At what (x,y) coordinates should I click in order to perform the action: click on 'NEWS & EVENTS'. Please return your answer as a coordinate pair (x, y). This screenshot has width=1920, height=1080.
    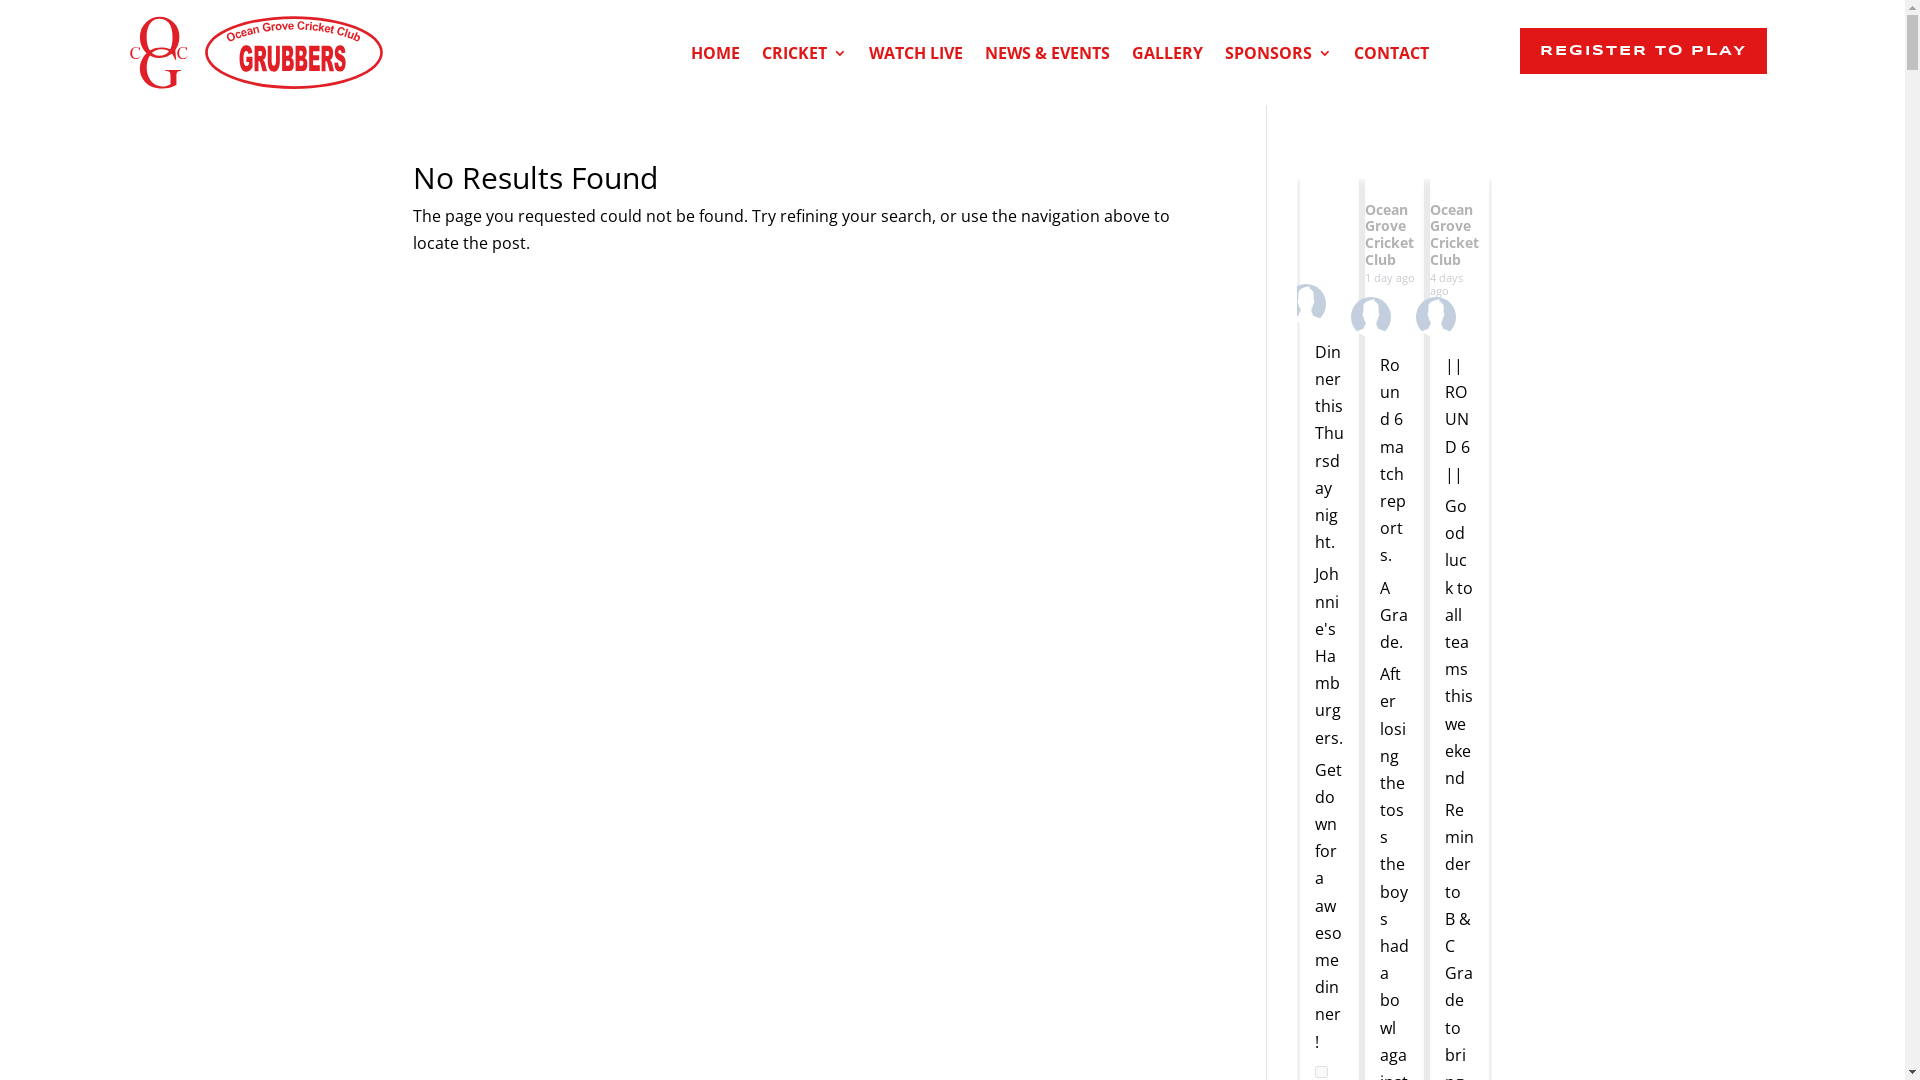
    Looking at the image, I should click on (1046, 56).